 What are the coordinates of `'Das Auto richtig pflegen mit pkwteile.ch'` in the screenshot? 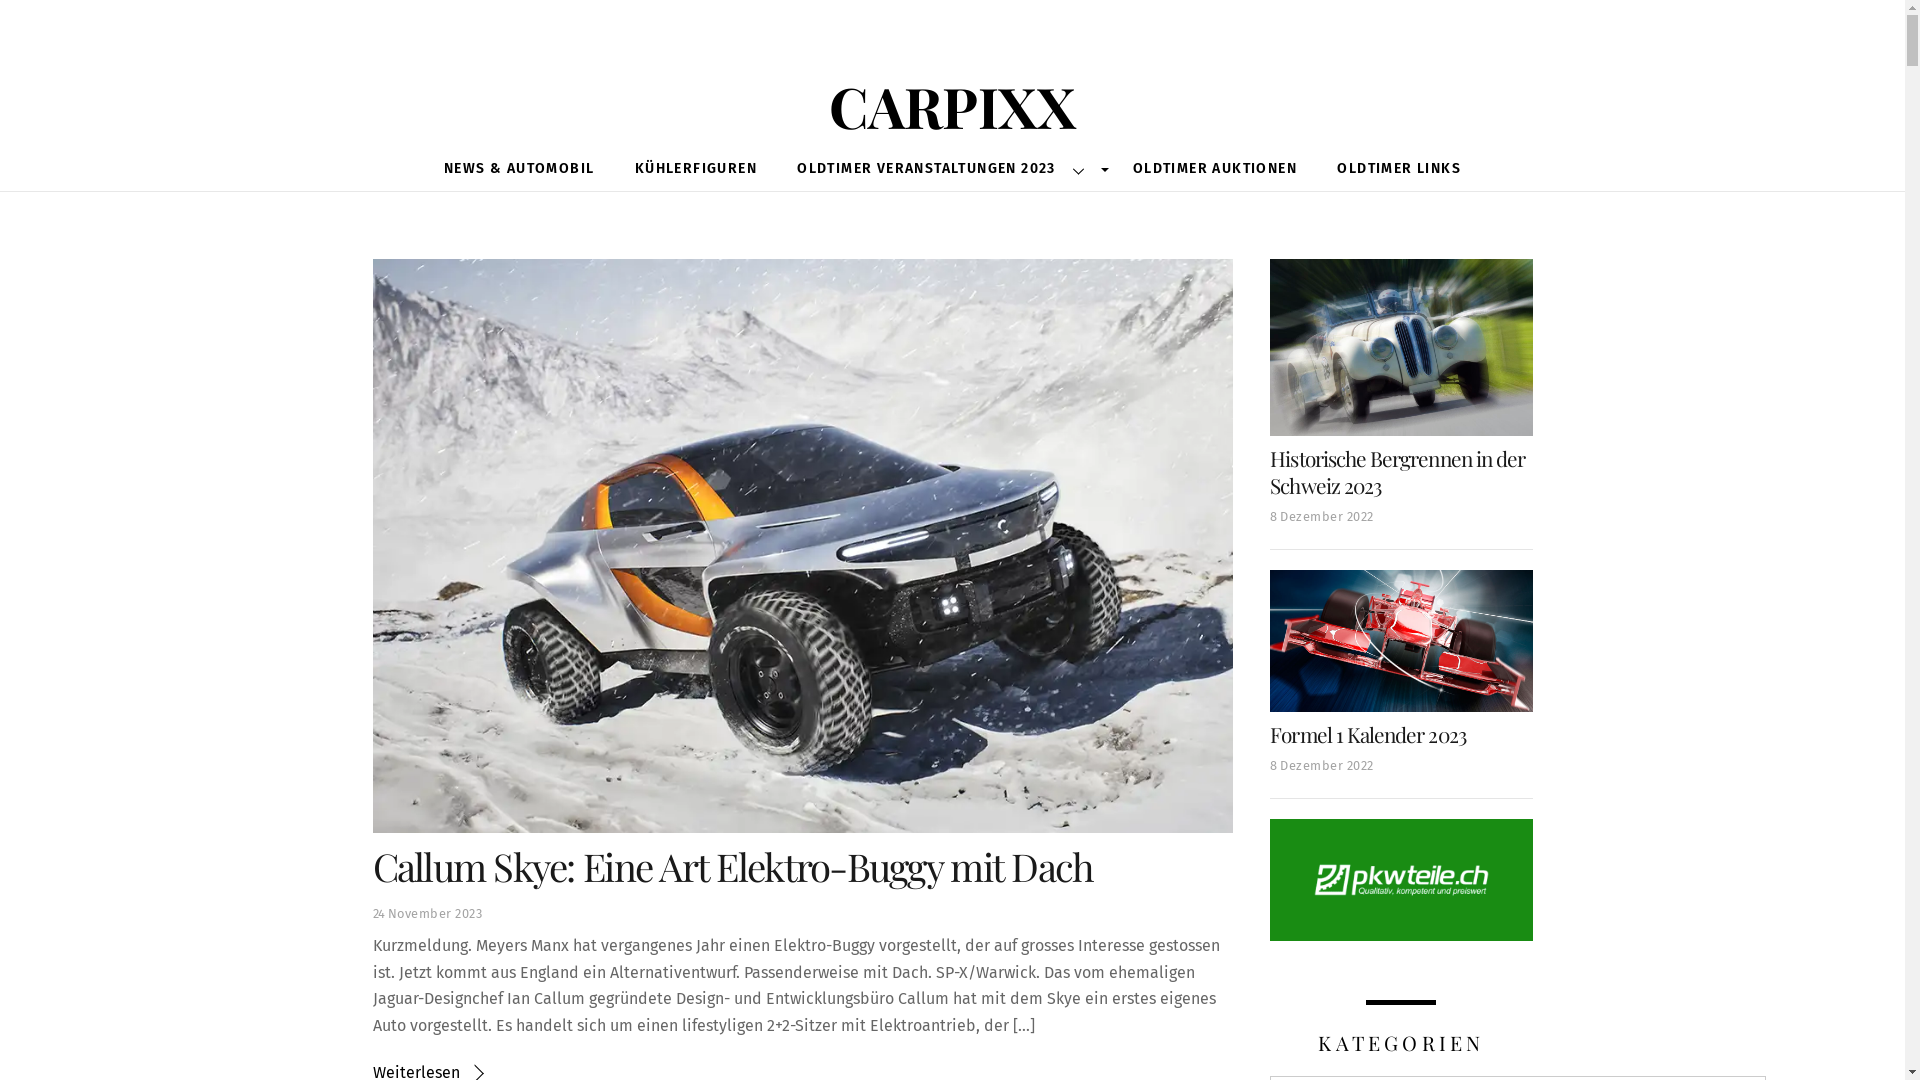 It's located at (1400, 878).